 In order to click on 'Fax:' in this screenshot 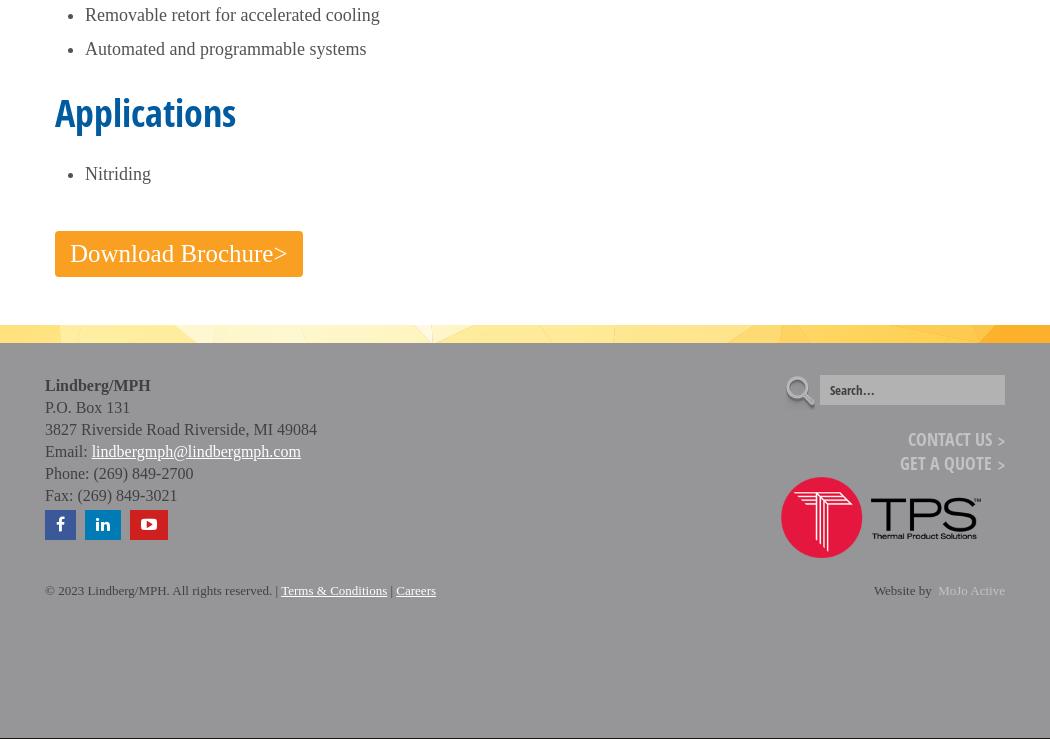, I will do `click(58, 494)`.